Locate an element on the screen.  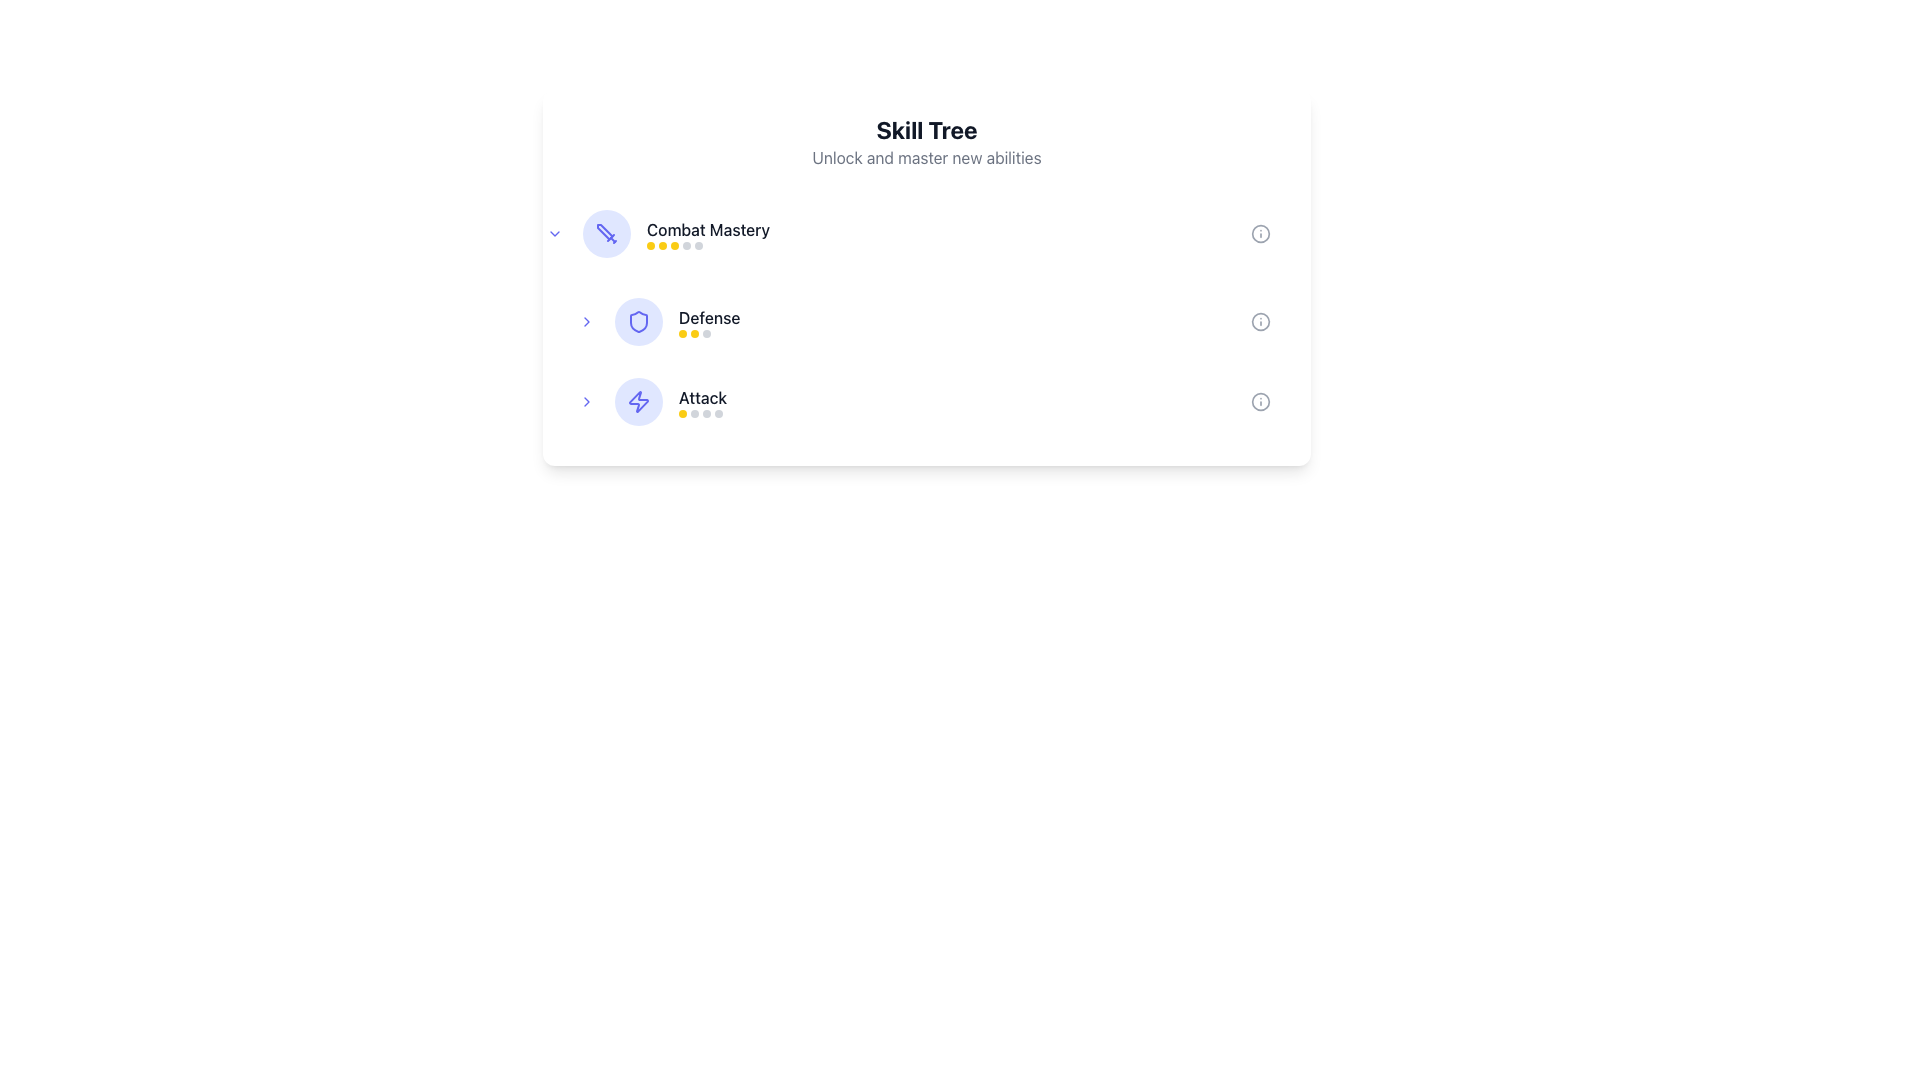
the Informational icon related to the 'Combat Mastery' skill to interact with additional information or help is located at coordinates (1260, 233).